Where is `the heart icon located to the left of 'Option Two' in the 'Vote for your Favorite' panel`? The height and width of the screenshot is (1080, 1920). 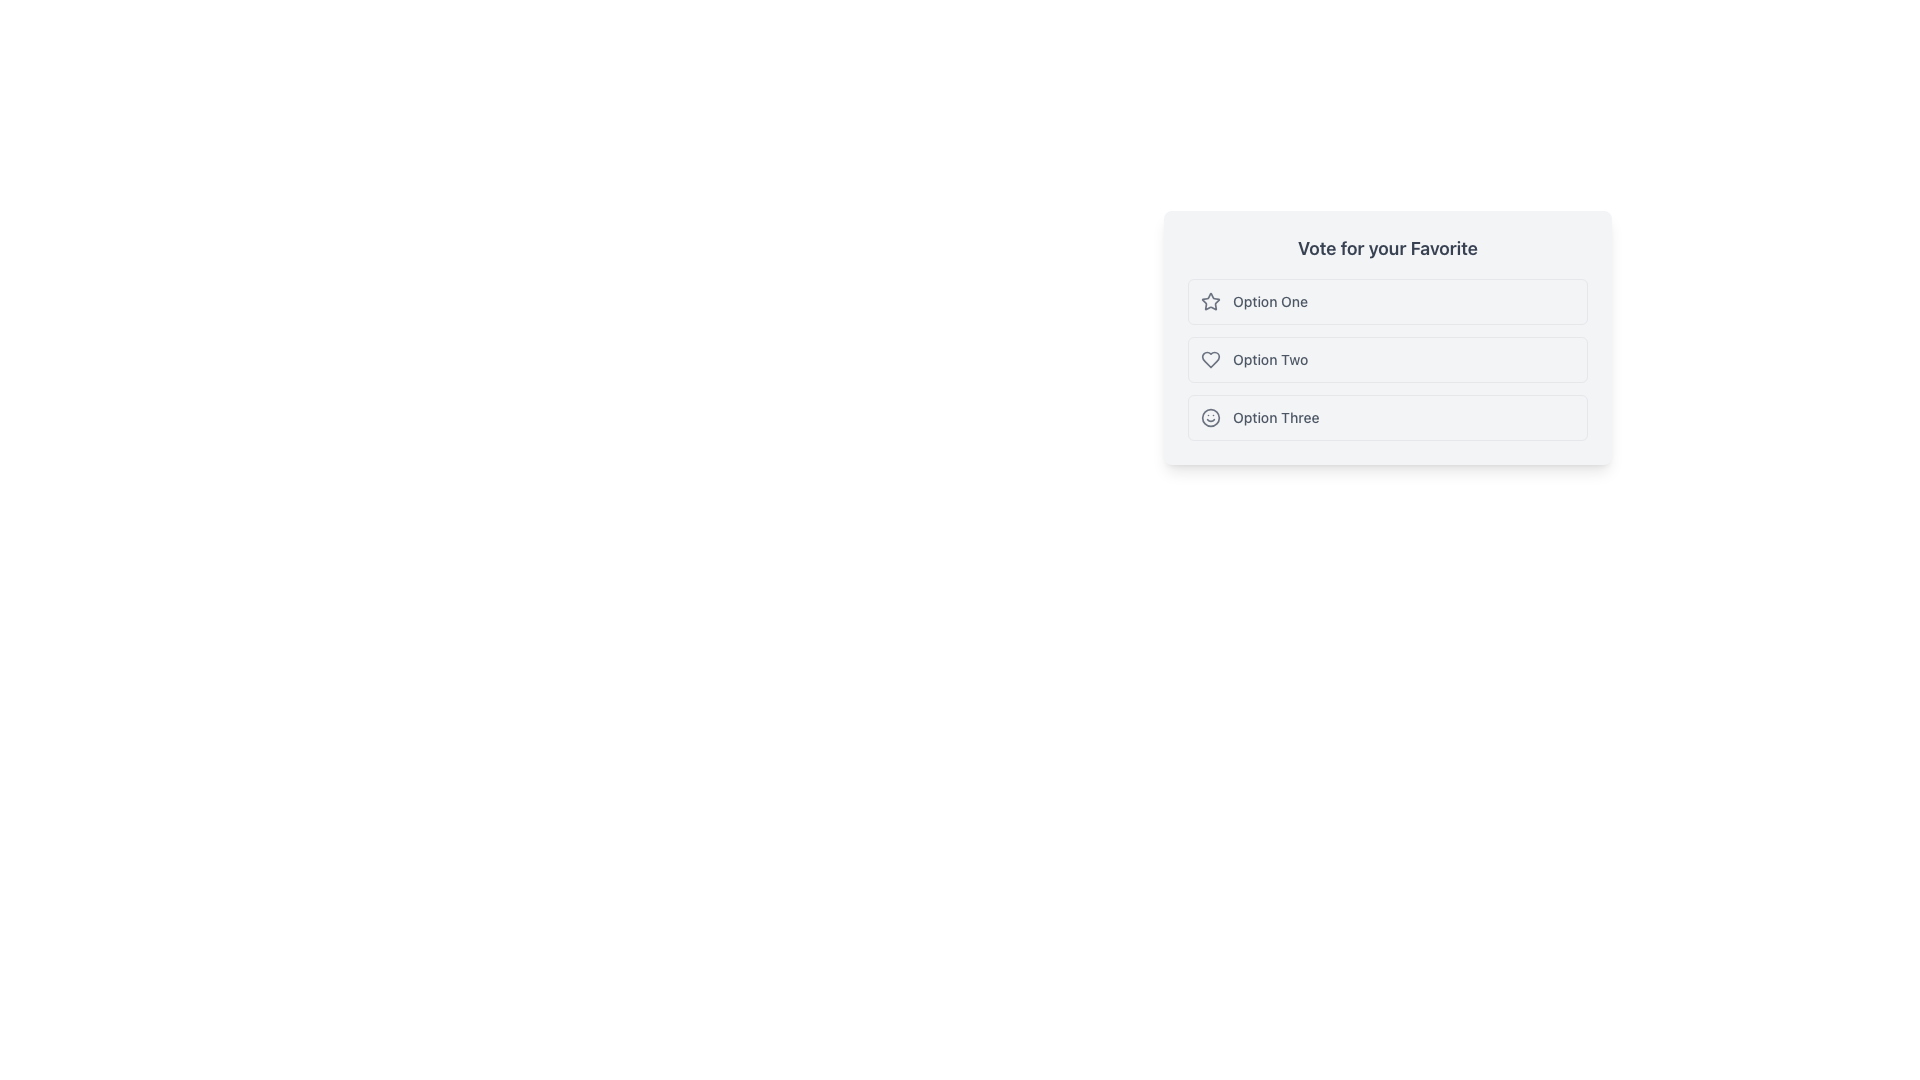 the heart icon located to the left of 'Option Two' in the 'Vote for your Favorite' panel is located at coordinates (1209, 358).